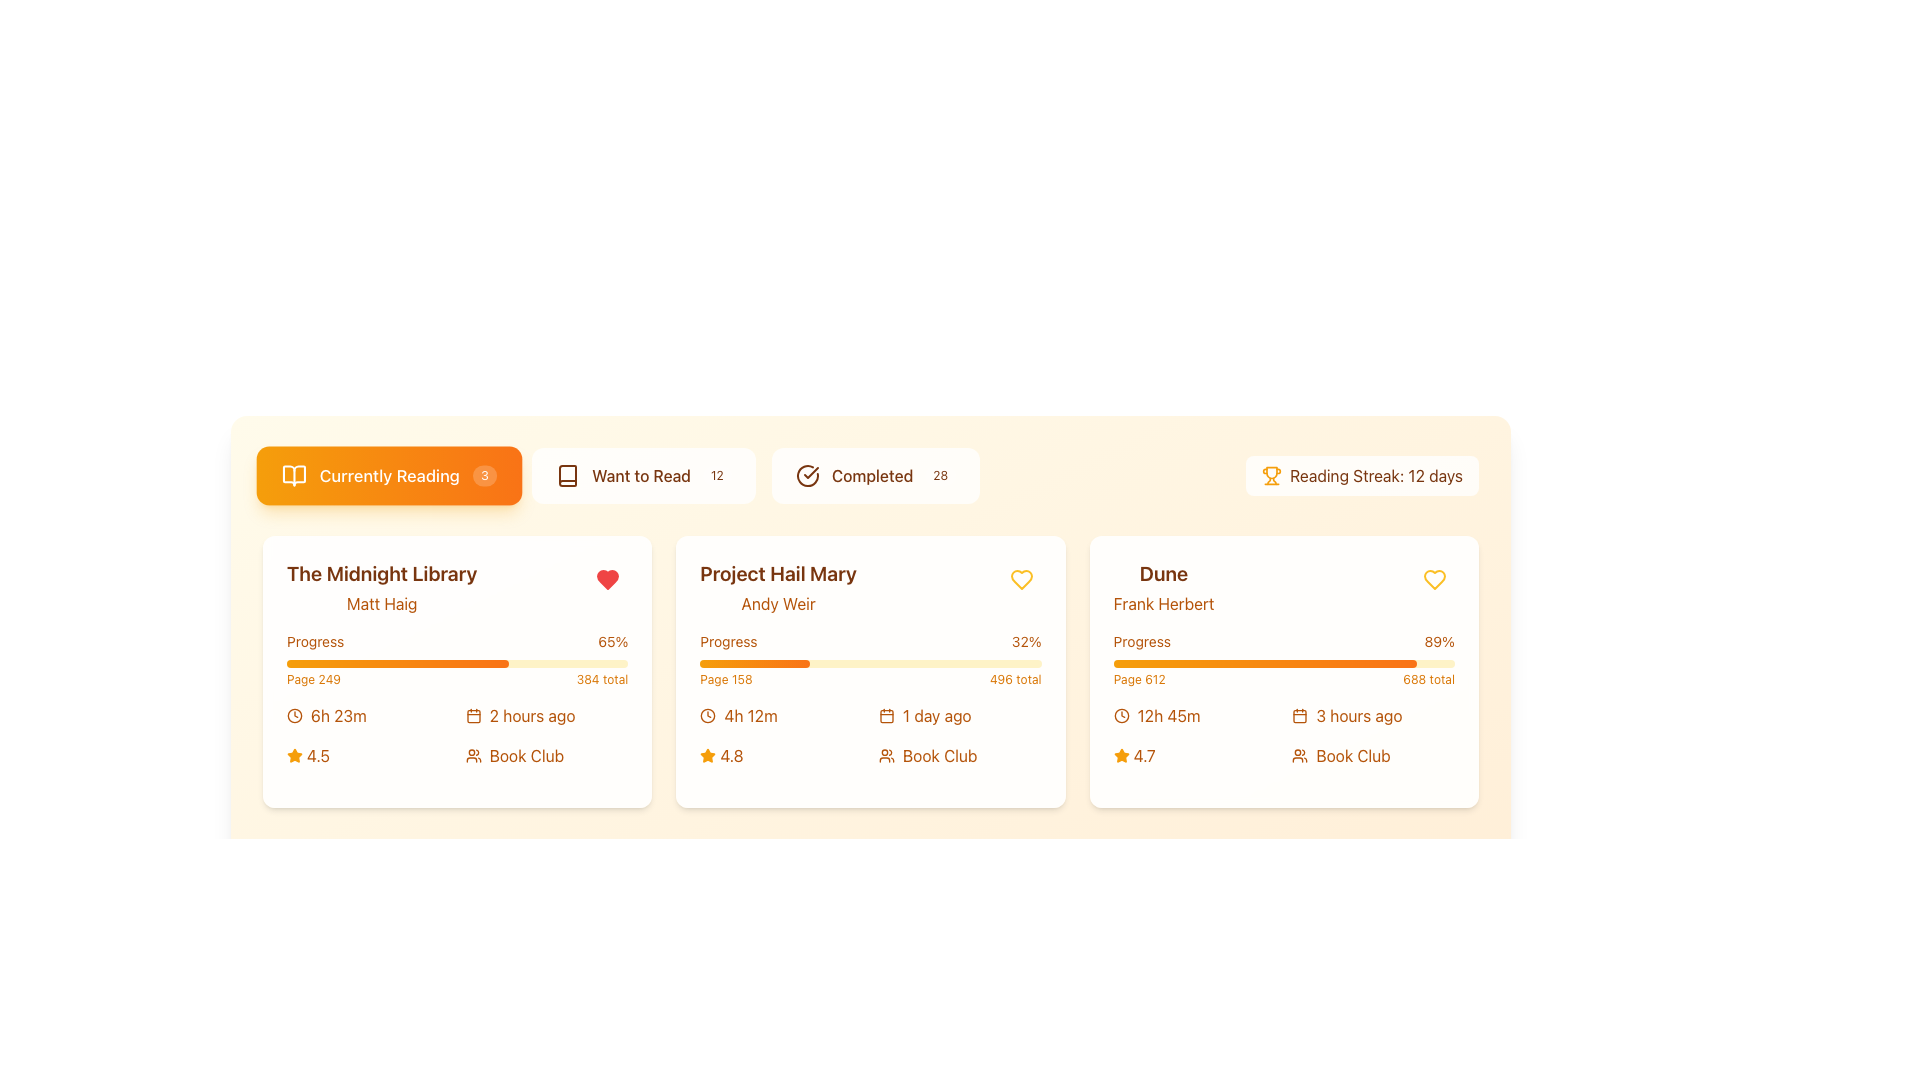 The width and height of the screenshot is (1920, 1080). What do you see at coordinates (547, 715) in the screenshot?
I see `the text label '2 hours ago' with an amber color and a calendar icon, located in the 'Currently Reading' section of 'The Midnight Library' card` at bounding box center [547, 715].